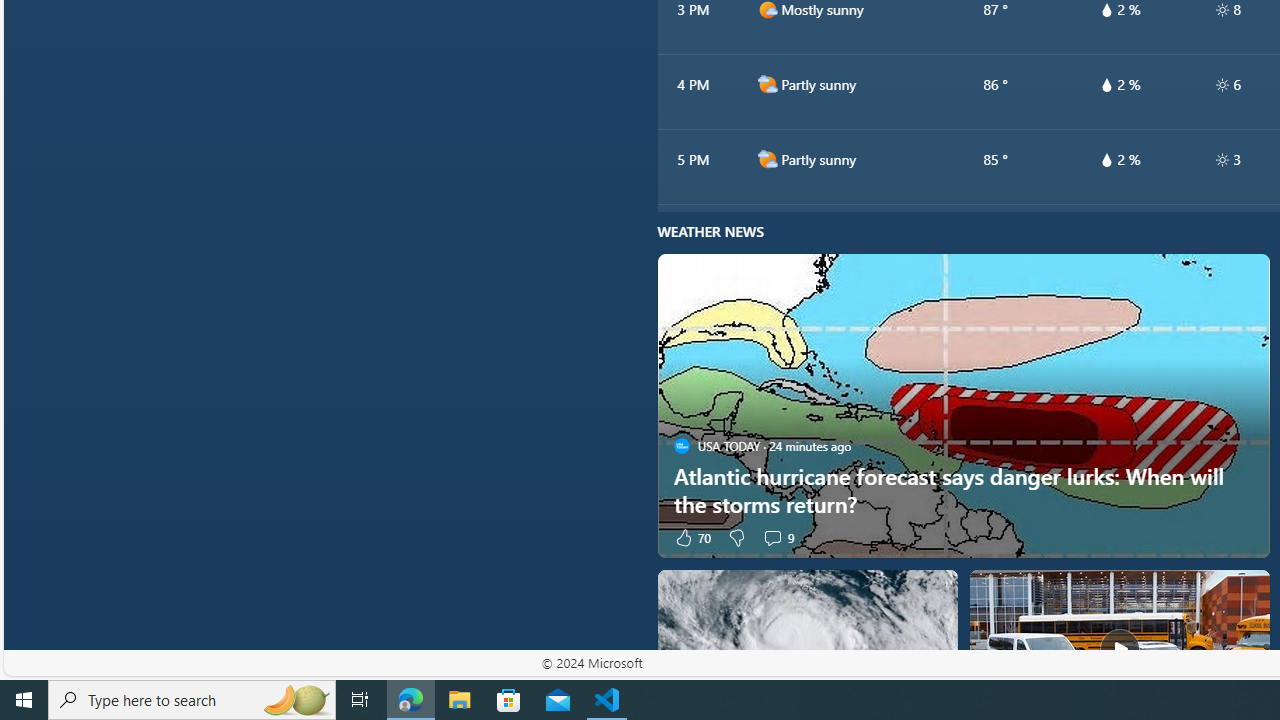 The height and width of the screenshot is (720, 1280). What do you see at coordinates (681, 445) in the screenshot?
I see `'USA TODAY'` at bounding box center [681, 445].